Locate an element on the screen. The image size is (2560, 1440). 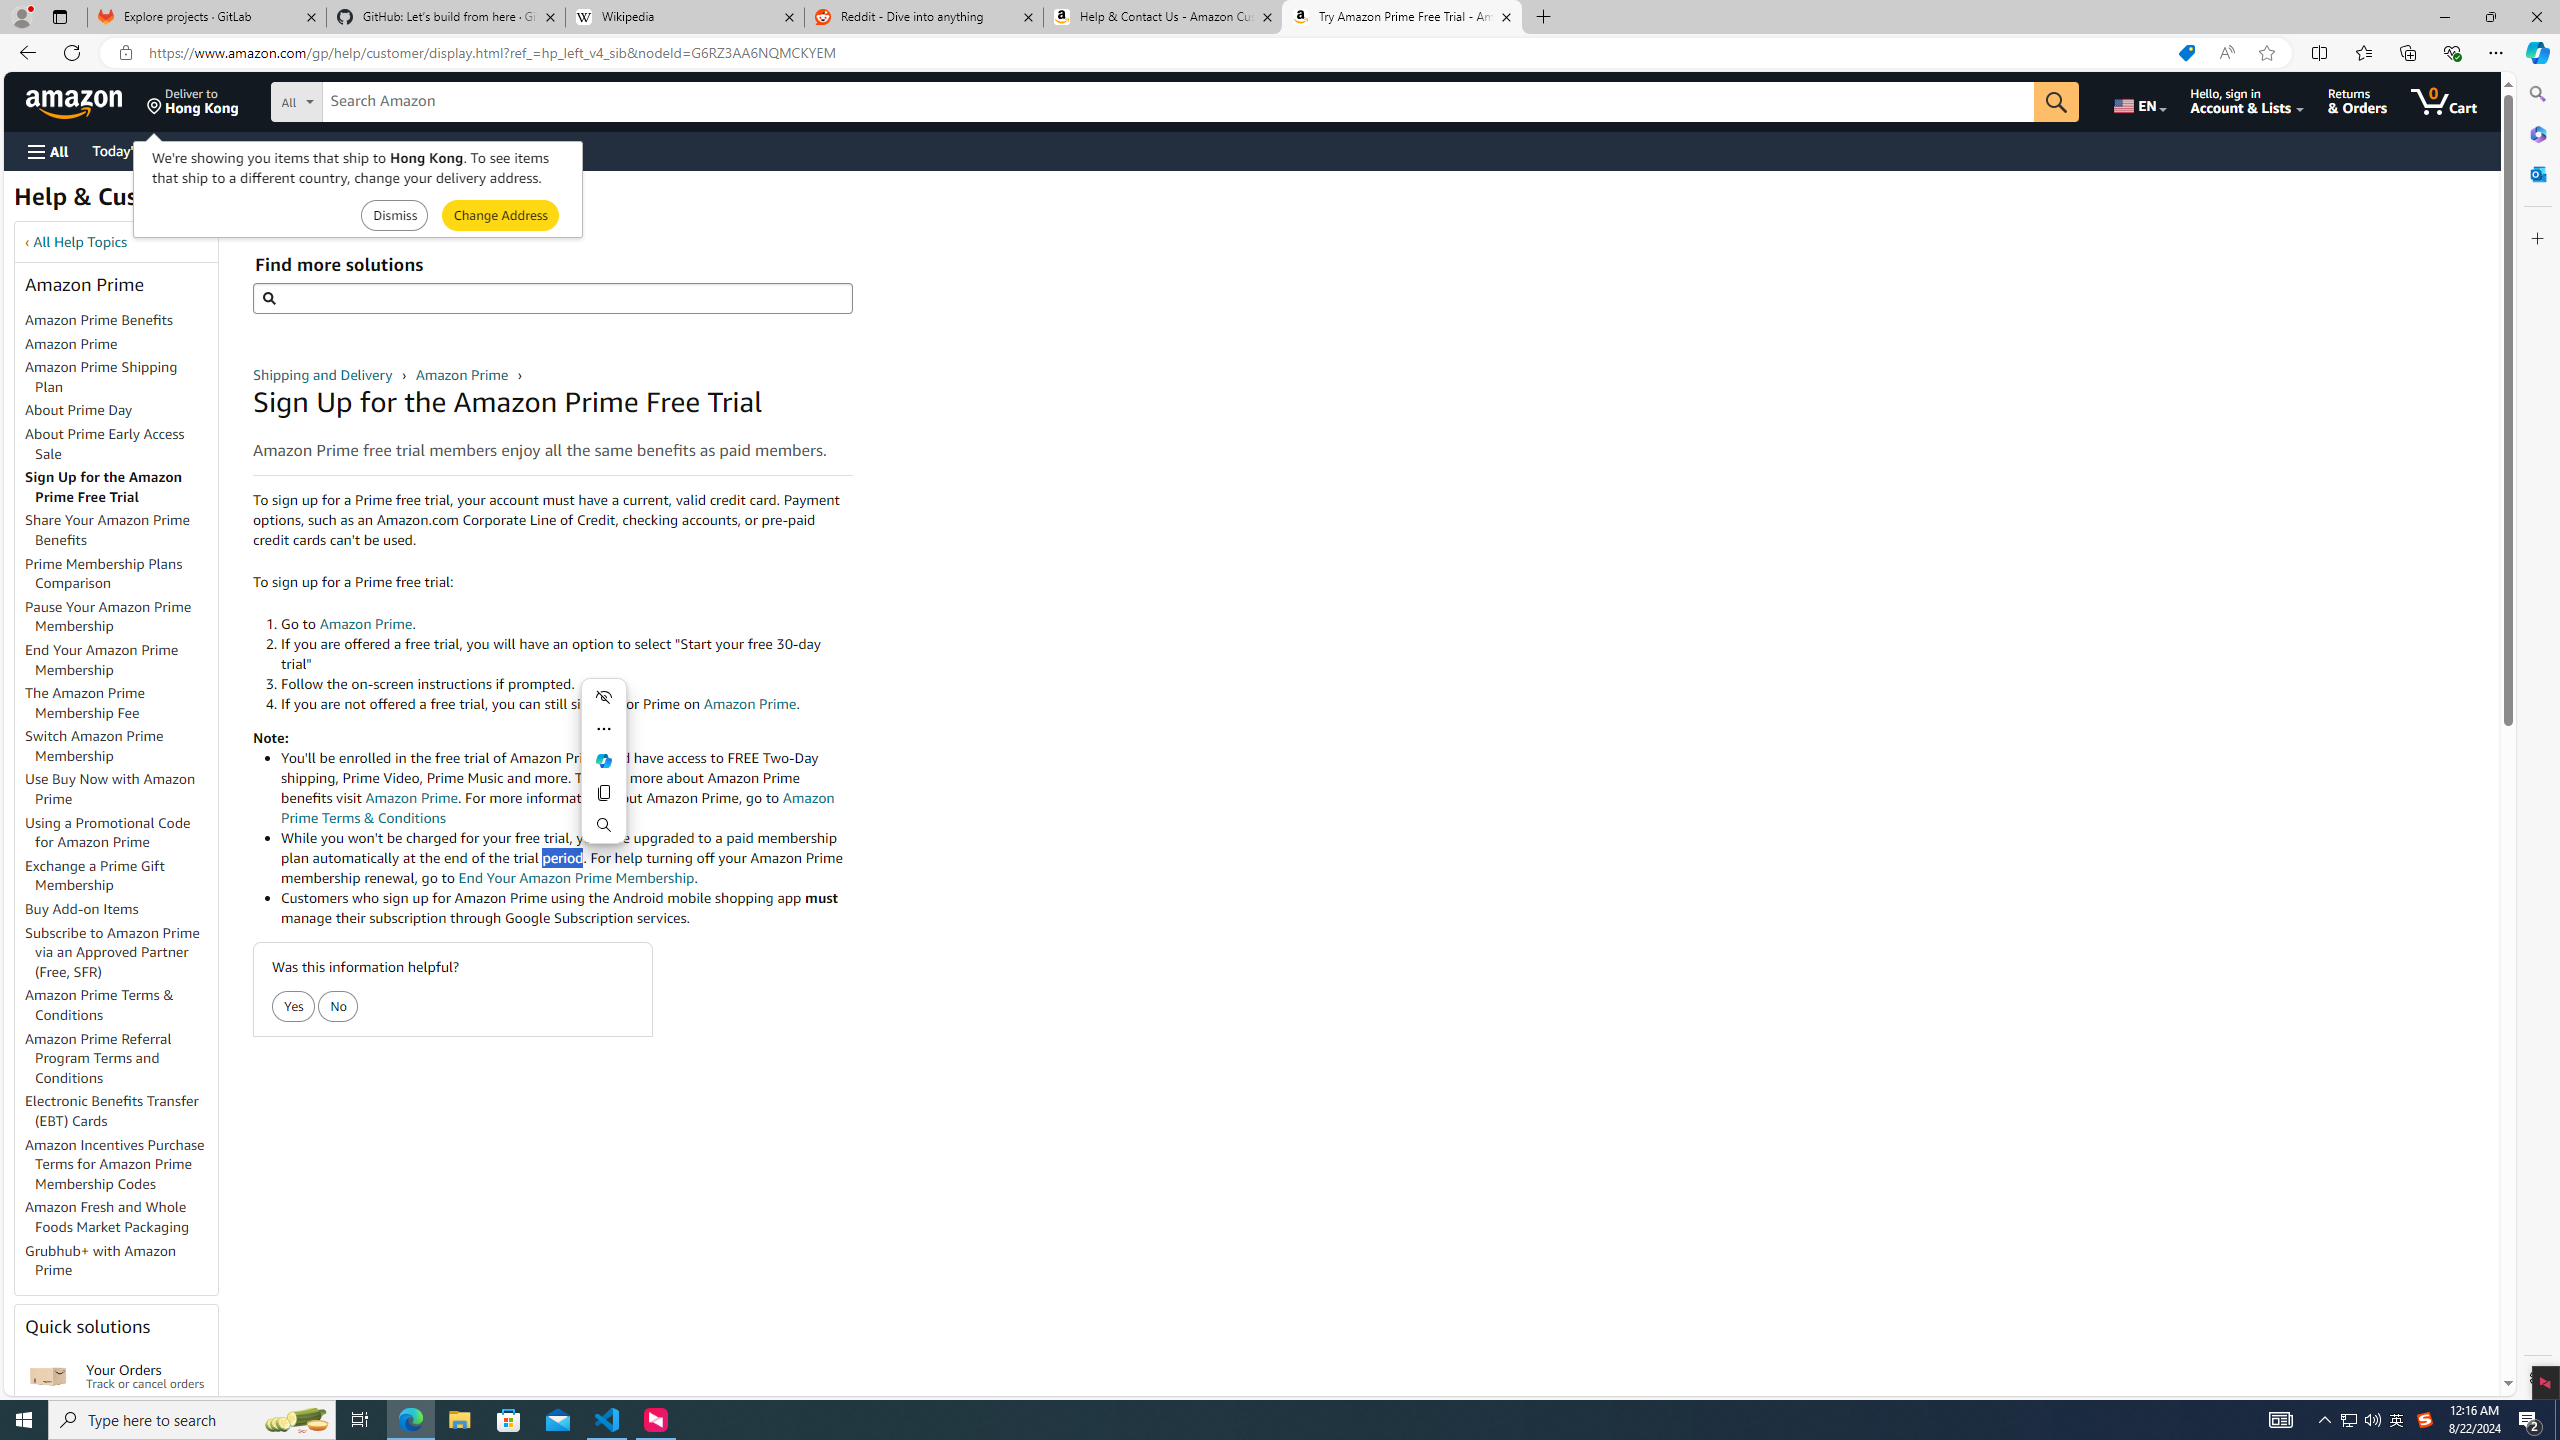
'Buy Add-on Items' is located at coordinates (81, 908).